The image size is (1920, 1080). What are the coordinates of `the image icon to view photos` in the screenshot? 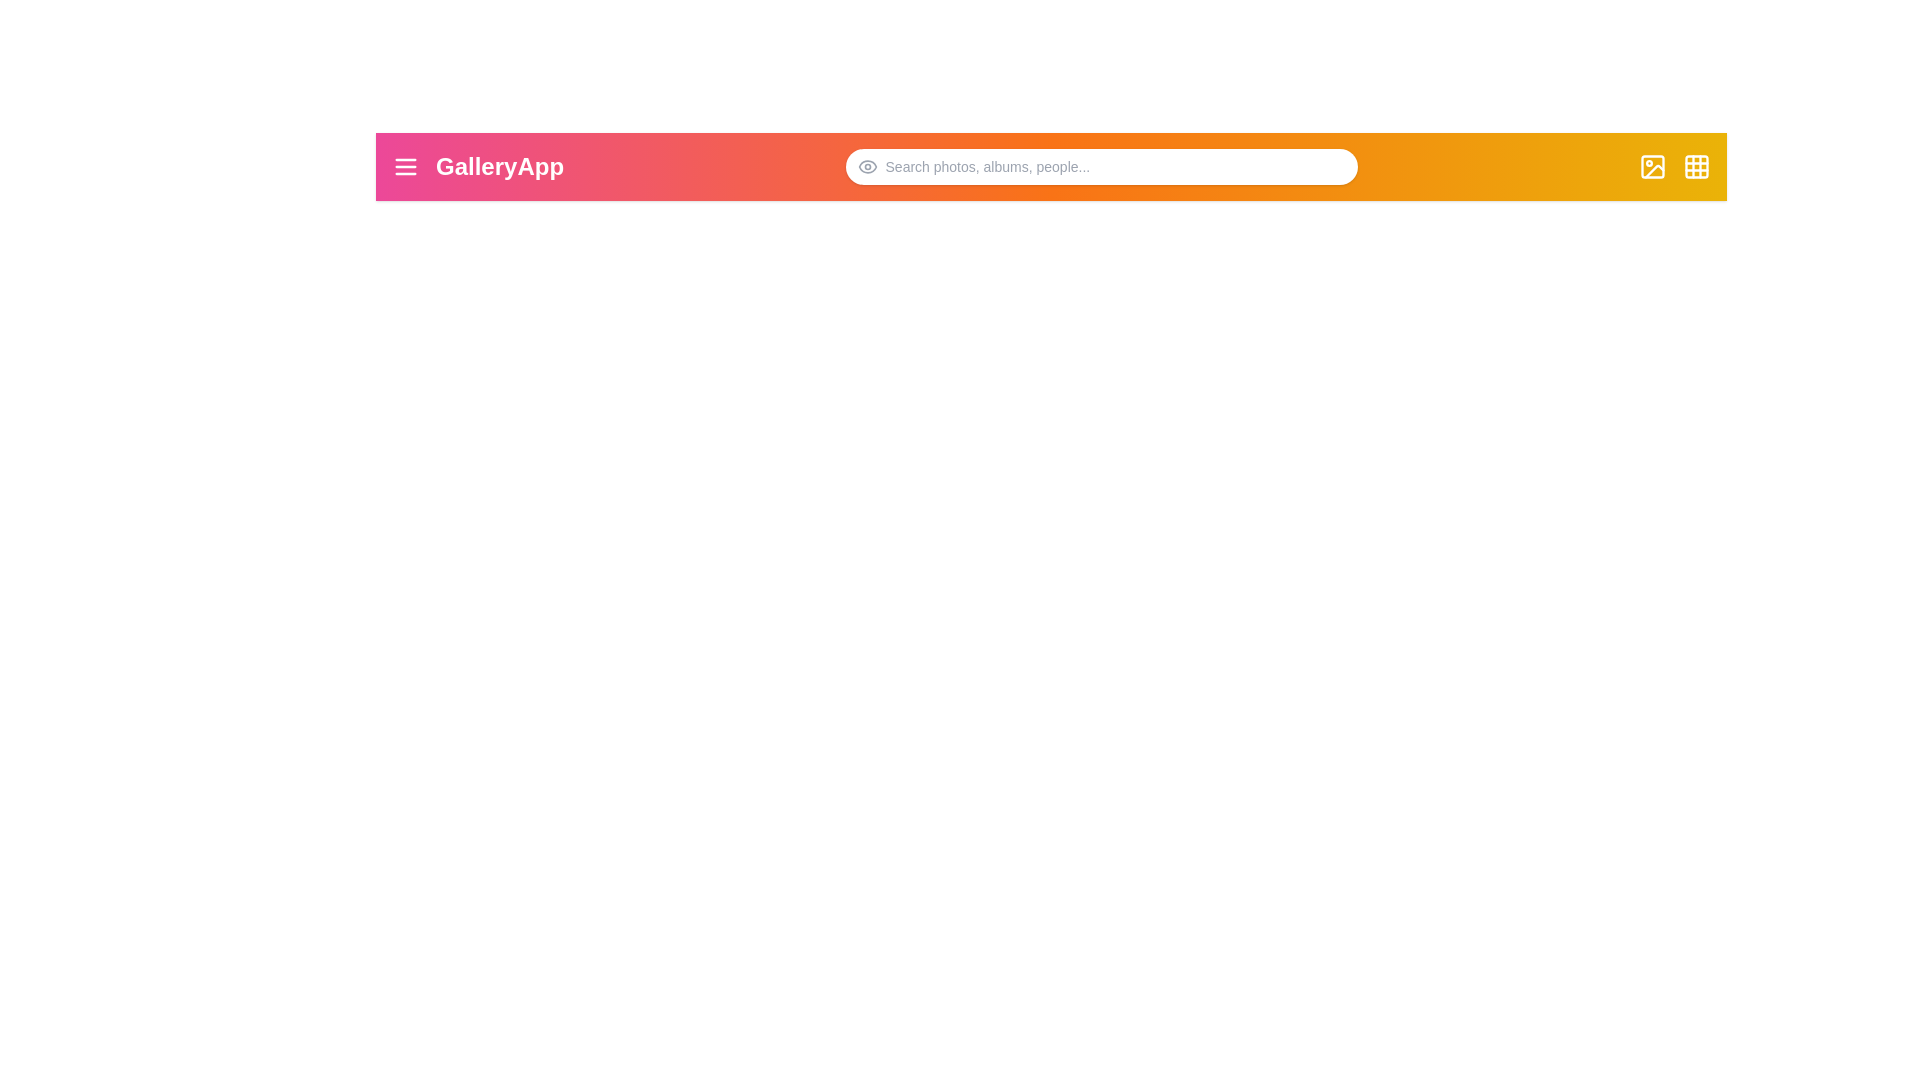 It's located at (1652, 165).